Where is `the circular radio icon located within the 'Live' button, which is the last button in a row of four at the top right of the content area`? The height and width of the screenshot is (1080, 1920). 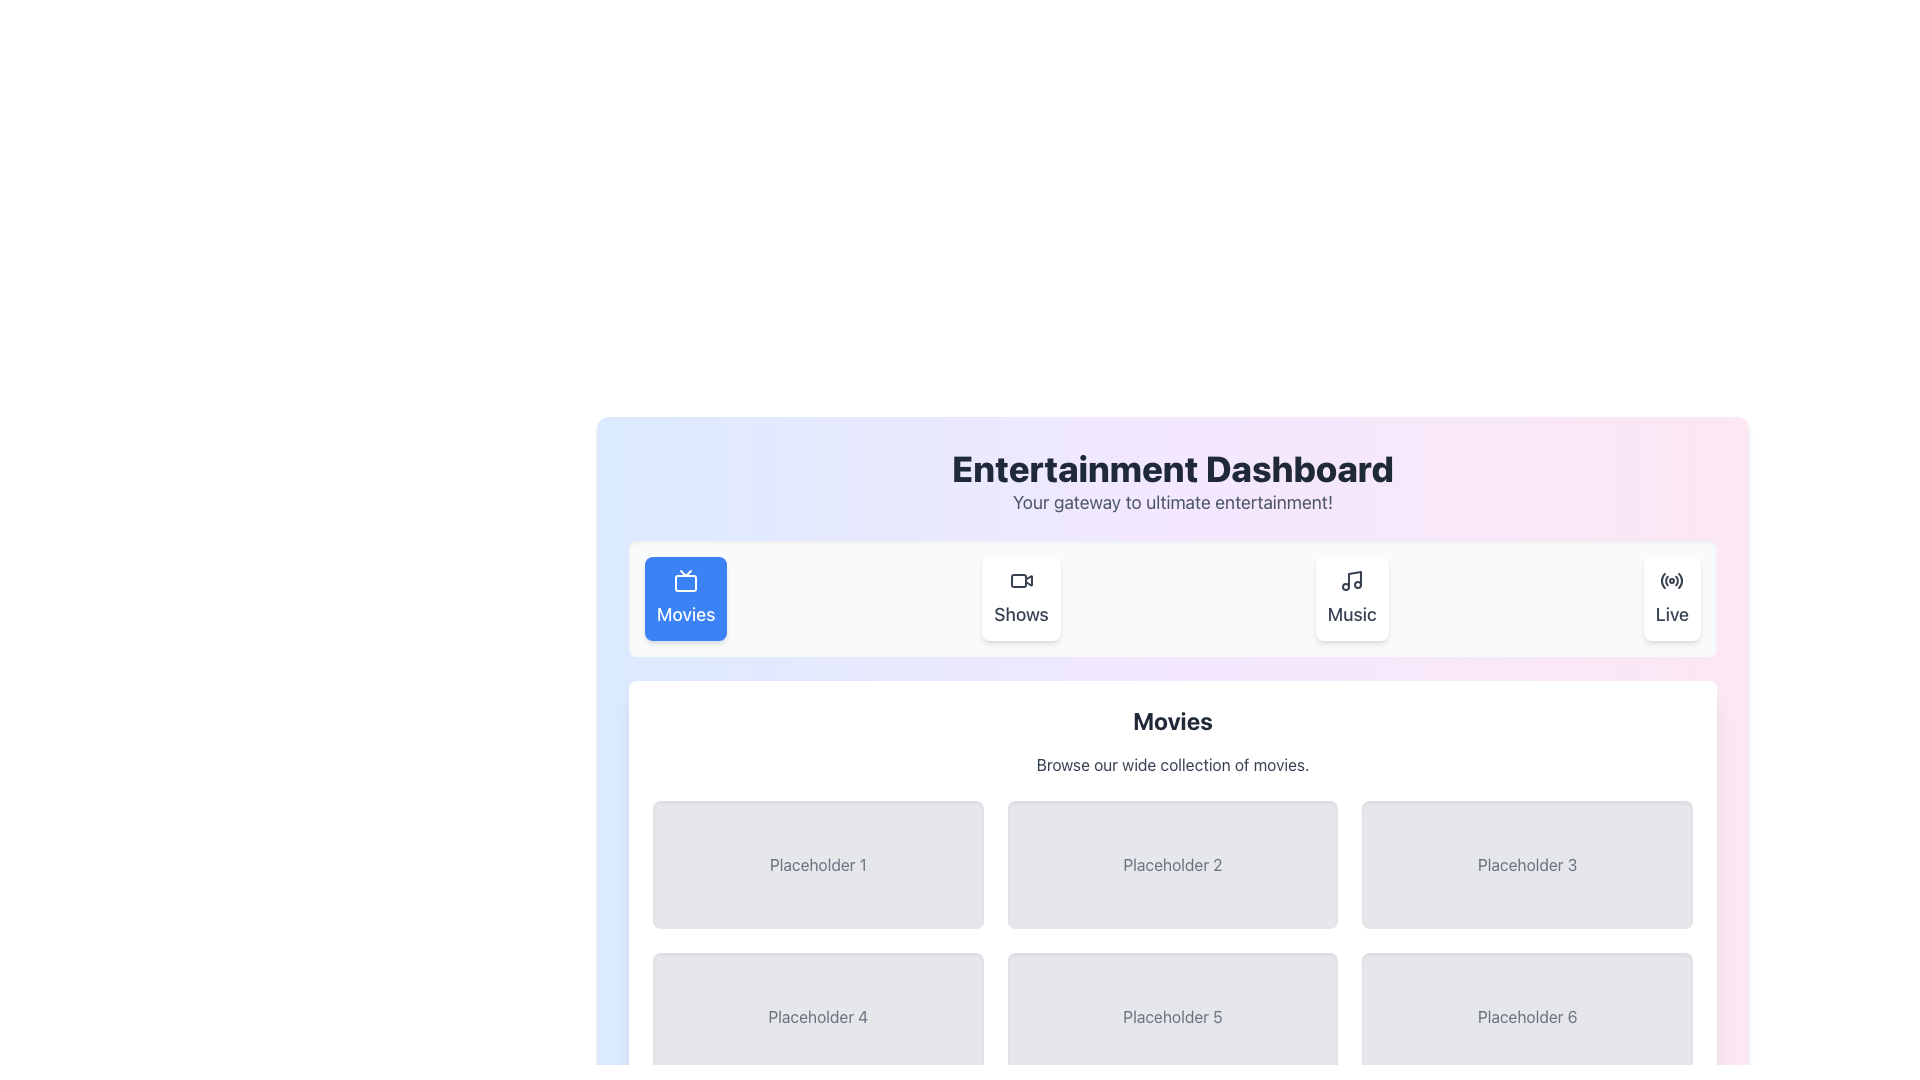 the circular radio icon located within the 'Live' button, which is the last button in a row of four at the top right of the content area is located at coordinates (1672, 581).